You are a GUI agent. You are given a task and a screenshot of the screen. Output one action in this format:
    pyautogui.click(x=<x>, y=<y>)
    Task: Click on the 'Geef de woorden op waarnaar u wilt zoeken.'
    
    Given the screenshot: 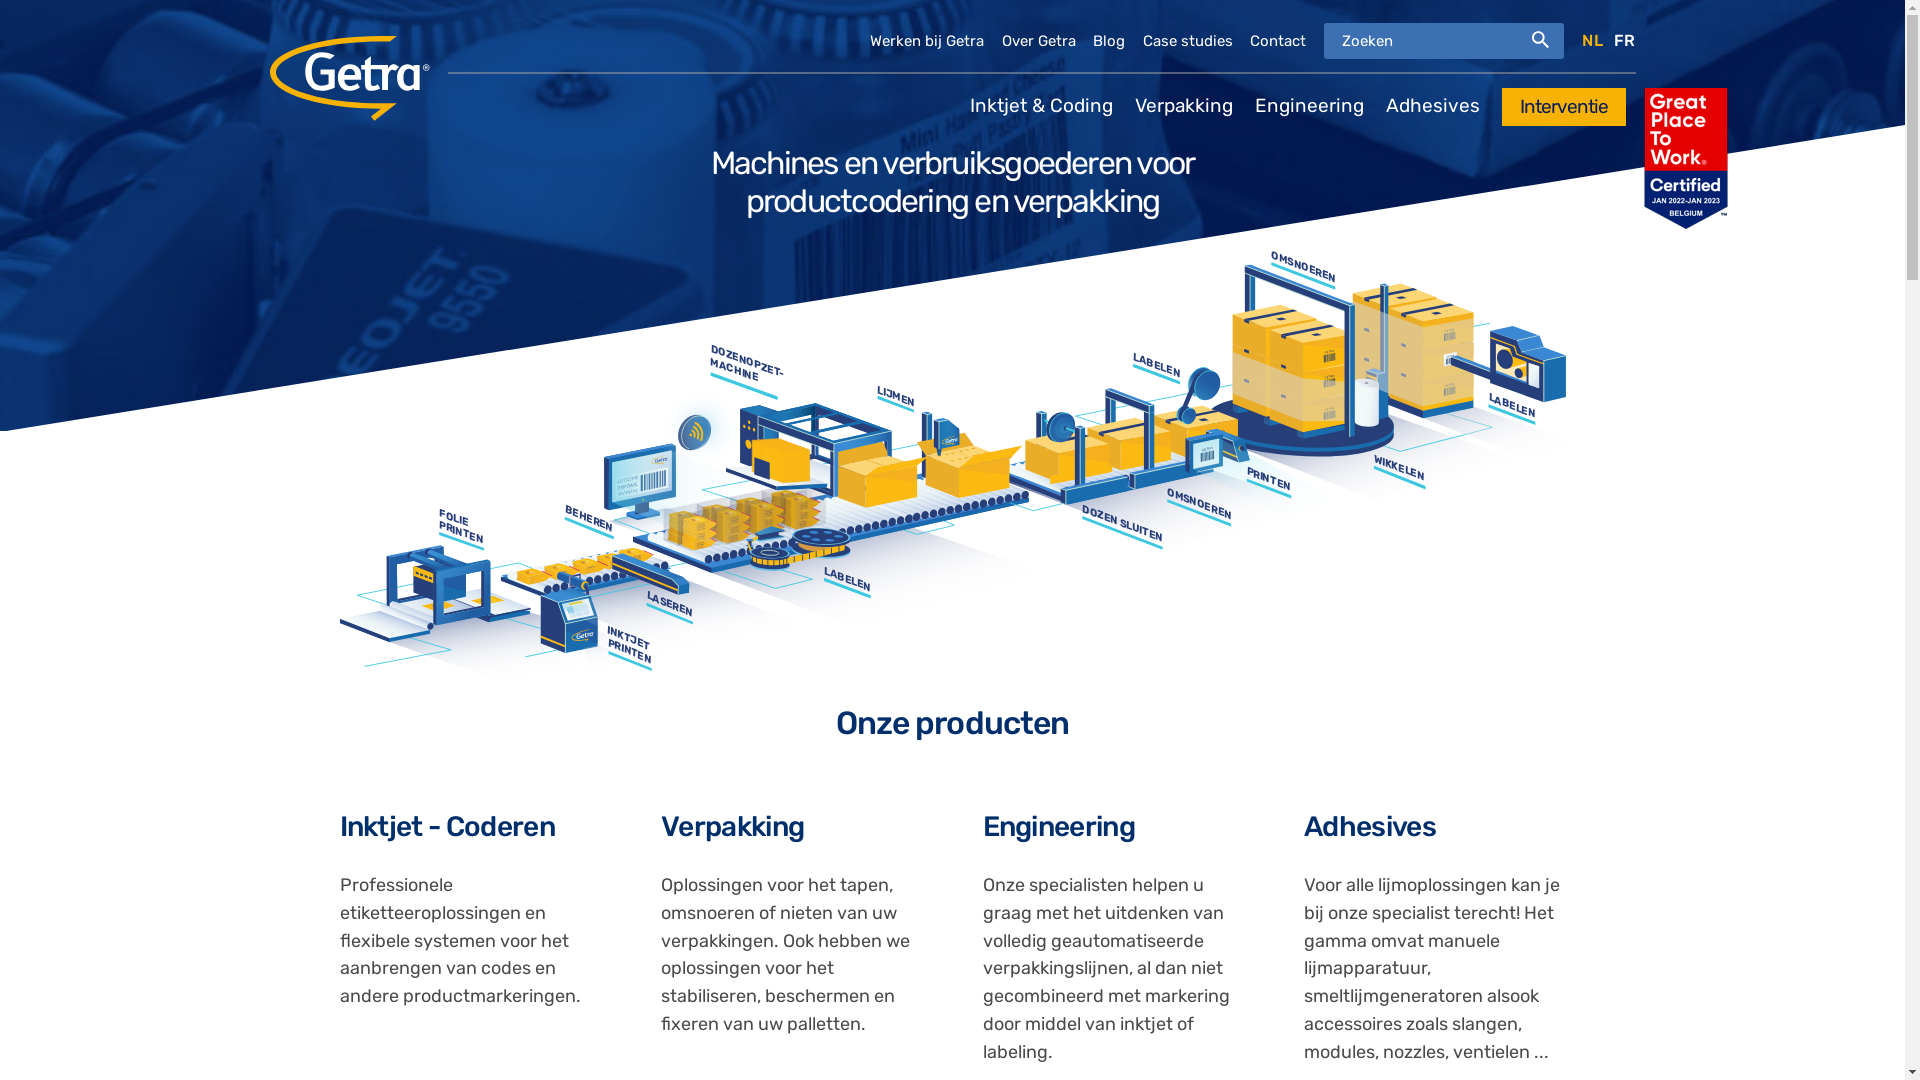 What is the action you would take?
    pyautogui.click(x=1324, y=39)
    